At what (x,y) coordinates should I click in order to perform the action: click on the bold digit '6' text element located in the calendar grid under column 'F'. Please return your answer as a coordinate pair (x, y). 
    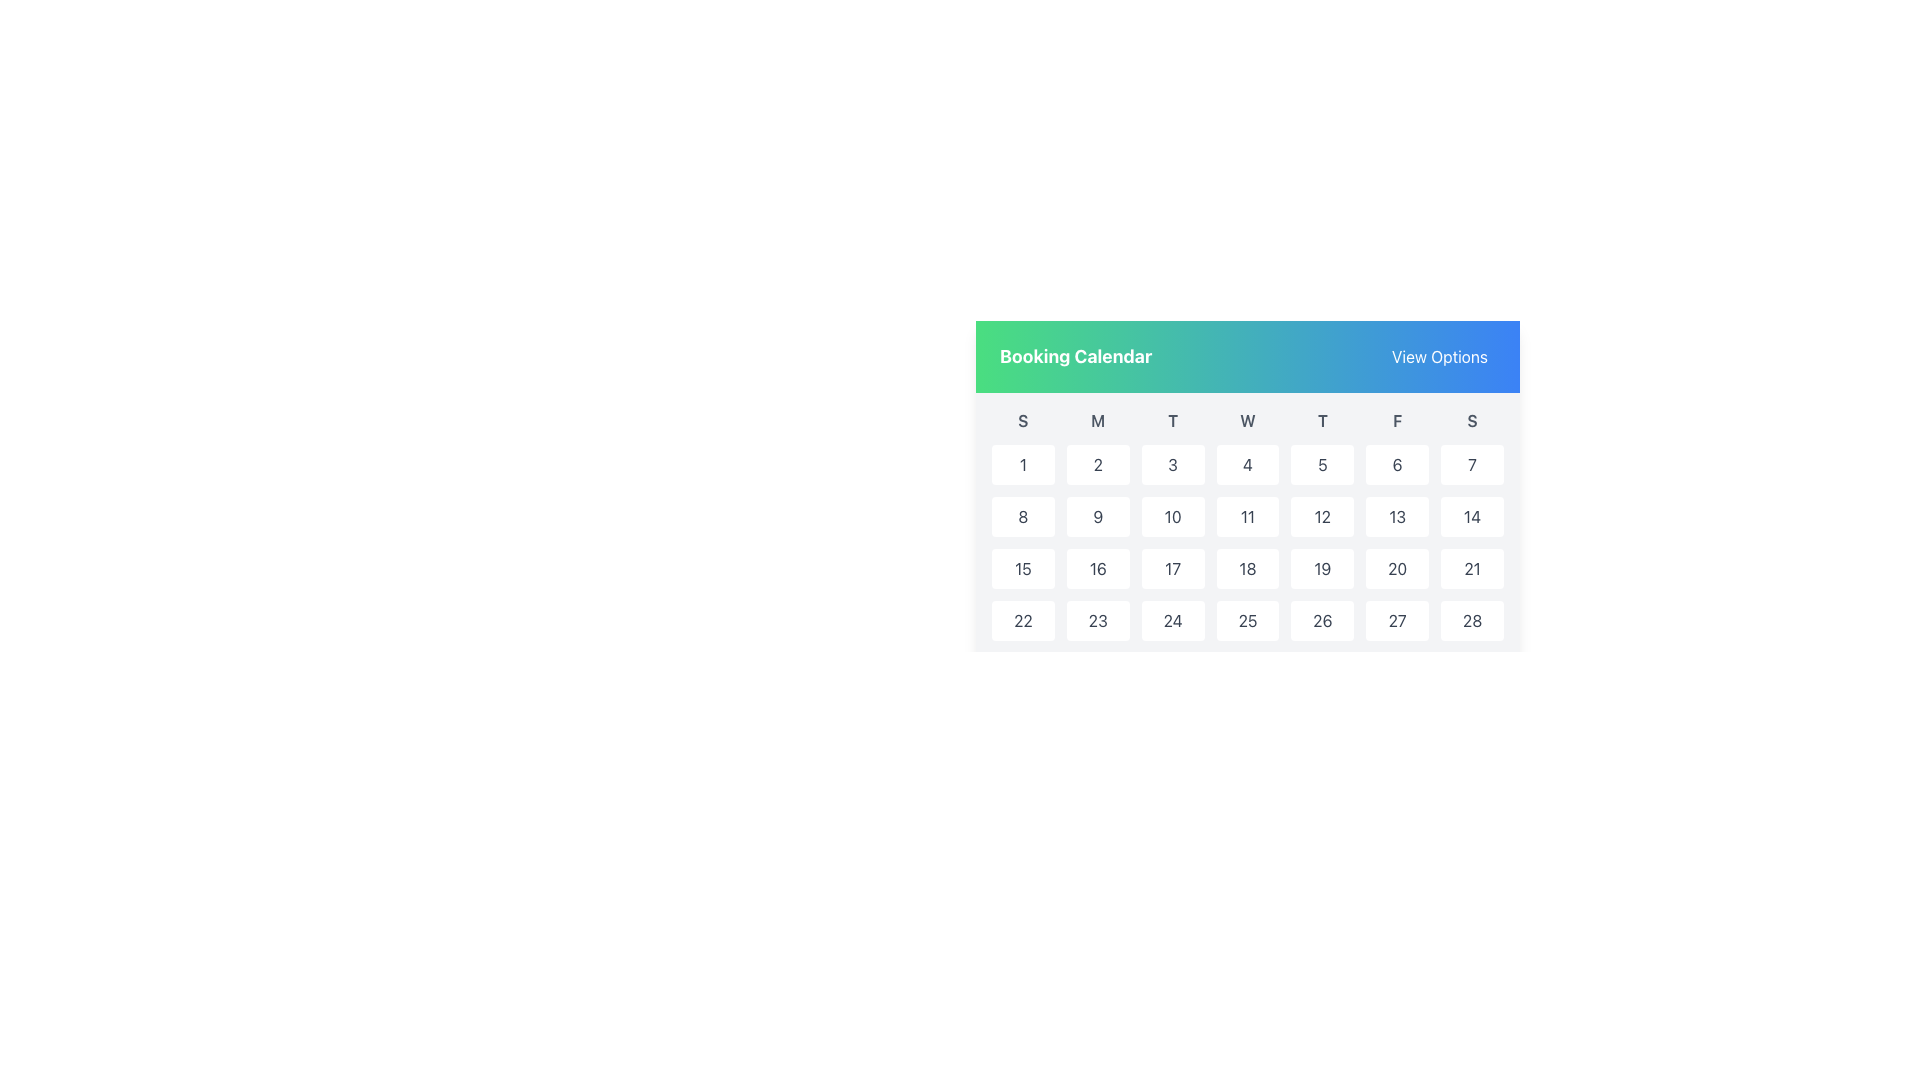
    Looking at the image, I should click on (1396, 465).